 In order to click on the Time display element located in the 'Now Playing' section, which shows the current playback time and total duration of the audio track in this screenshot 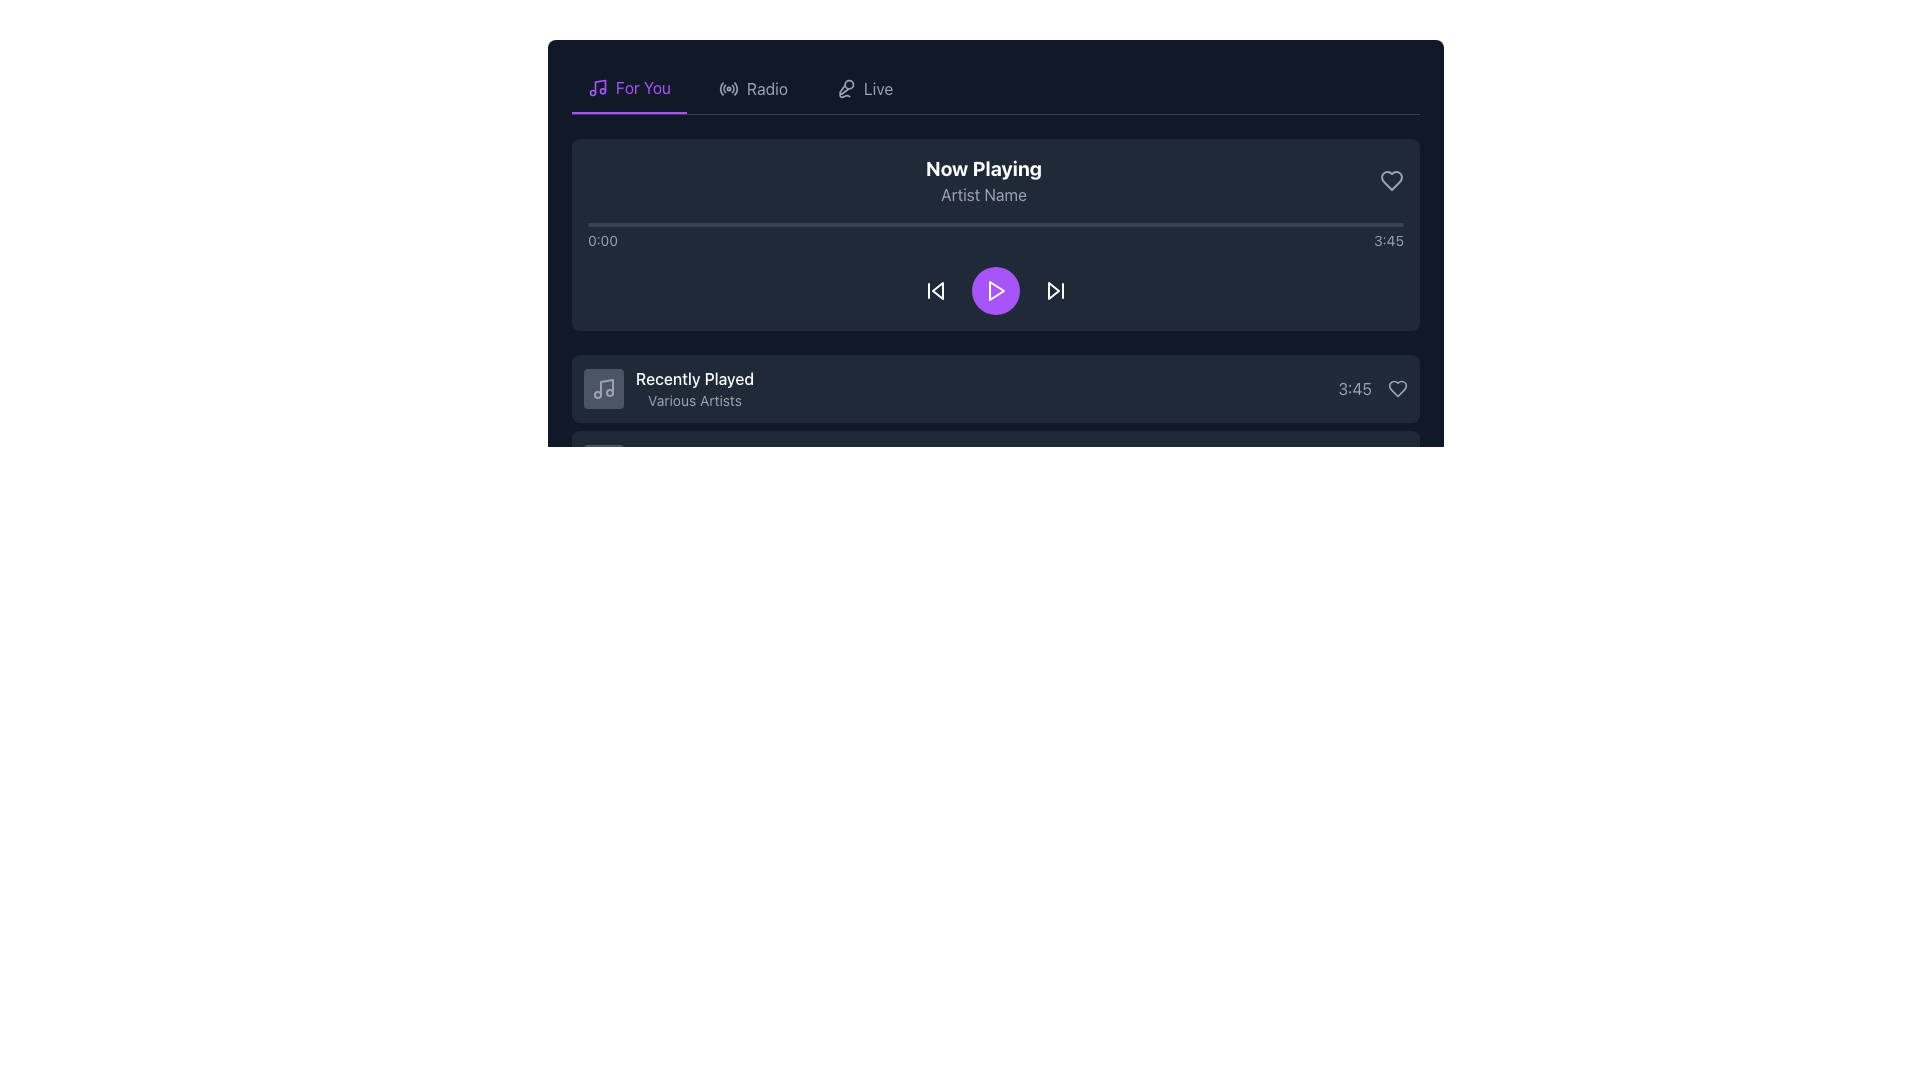, I will do `click(996, 239)`.